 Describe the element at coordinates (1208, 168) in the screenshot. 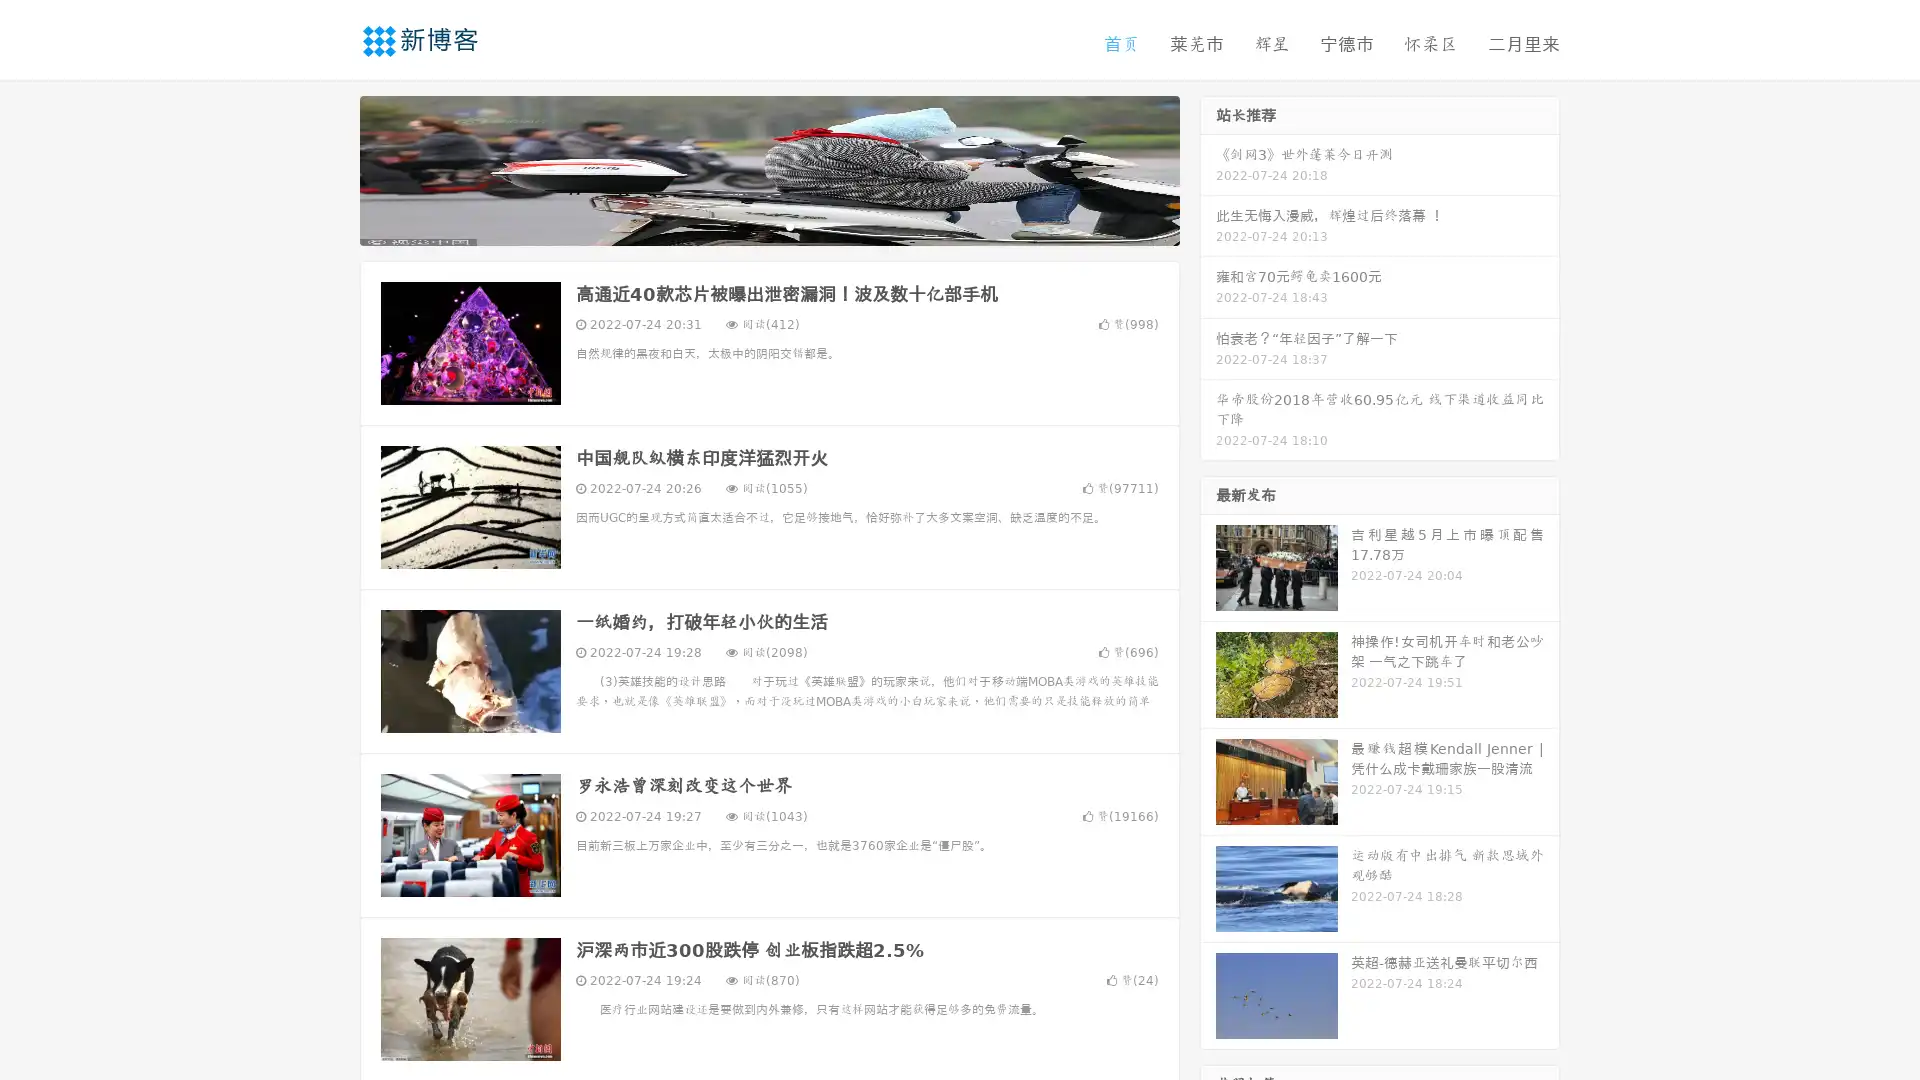

I see `Next slide` at that location.